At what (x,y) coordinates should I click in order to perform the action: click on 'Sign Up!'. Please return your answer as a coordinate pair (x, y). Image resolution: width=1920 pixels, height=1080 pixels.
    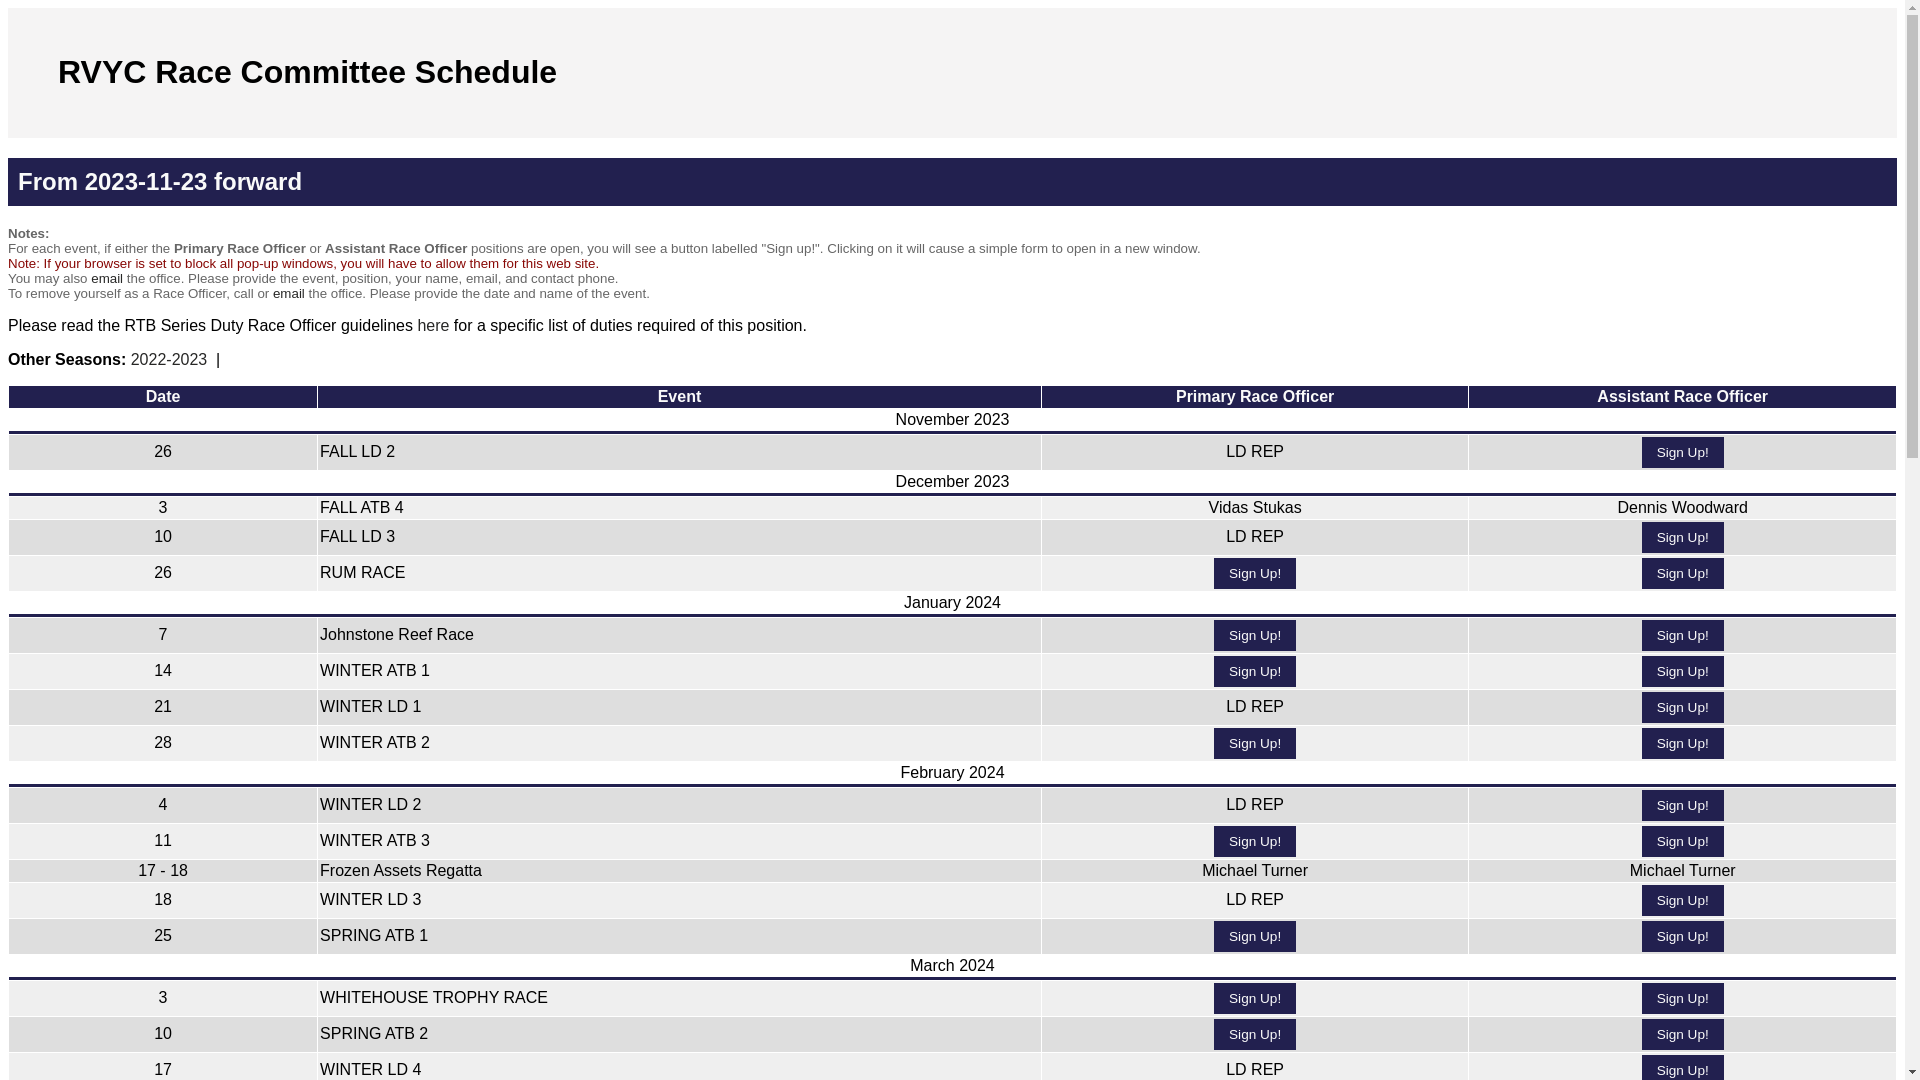
    Looking at the image, I should click on (1682, 452).